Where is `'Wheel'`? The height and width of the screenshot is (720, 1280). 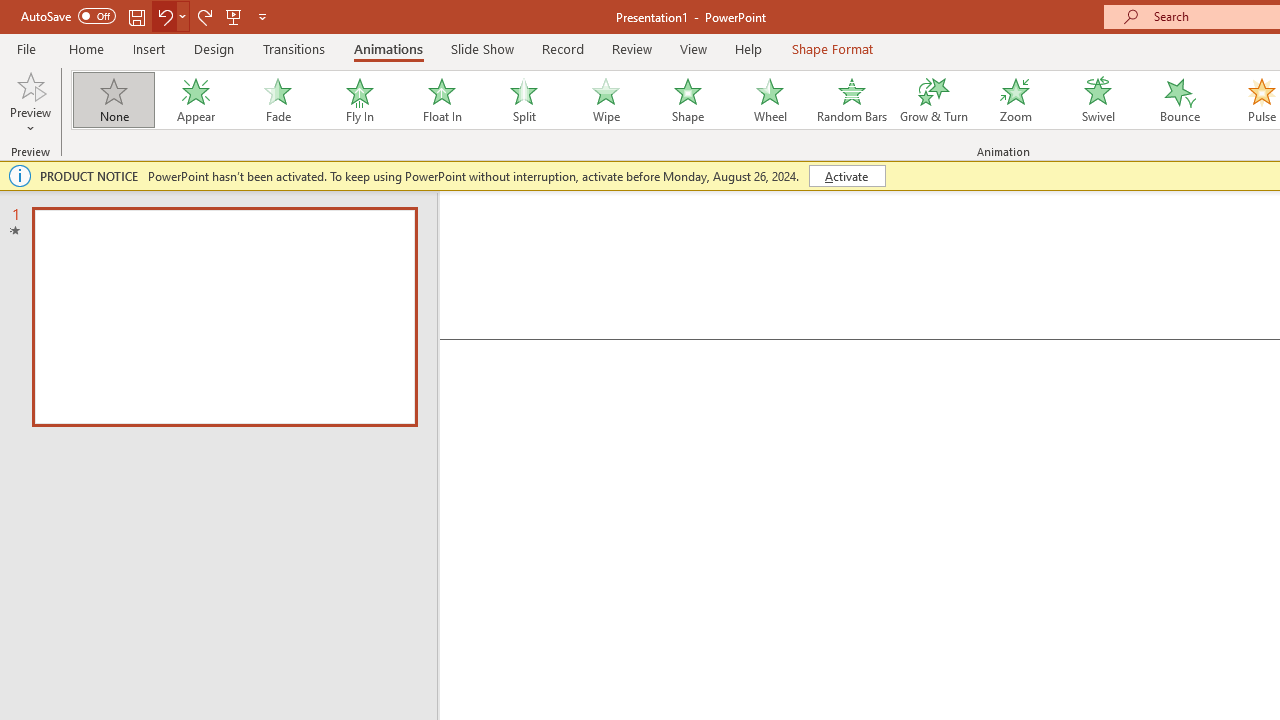 'Wheel' is located at coordinates (769, 100).